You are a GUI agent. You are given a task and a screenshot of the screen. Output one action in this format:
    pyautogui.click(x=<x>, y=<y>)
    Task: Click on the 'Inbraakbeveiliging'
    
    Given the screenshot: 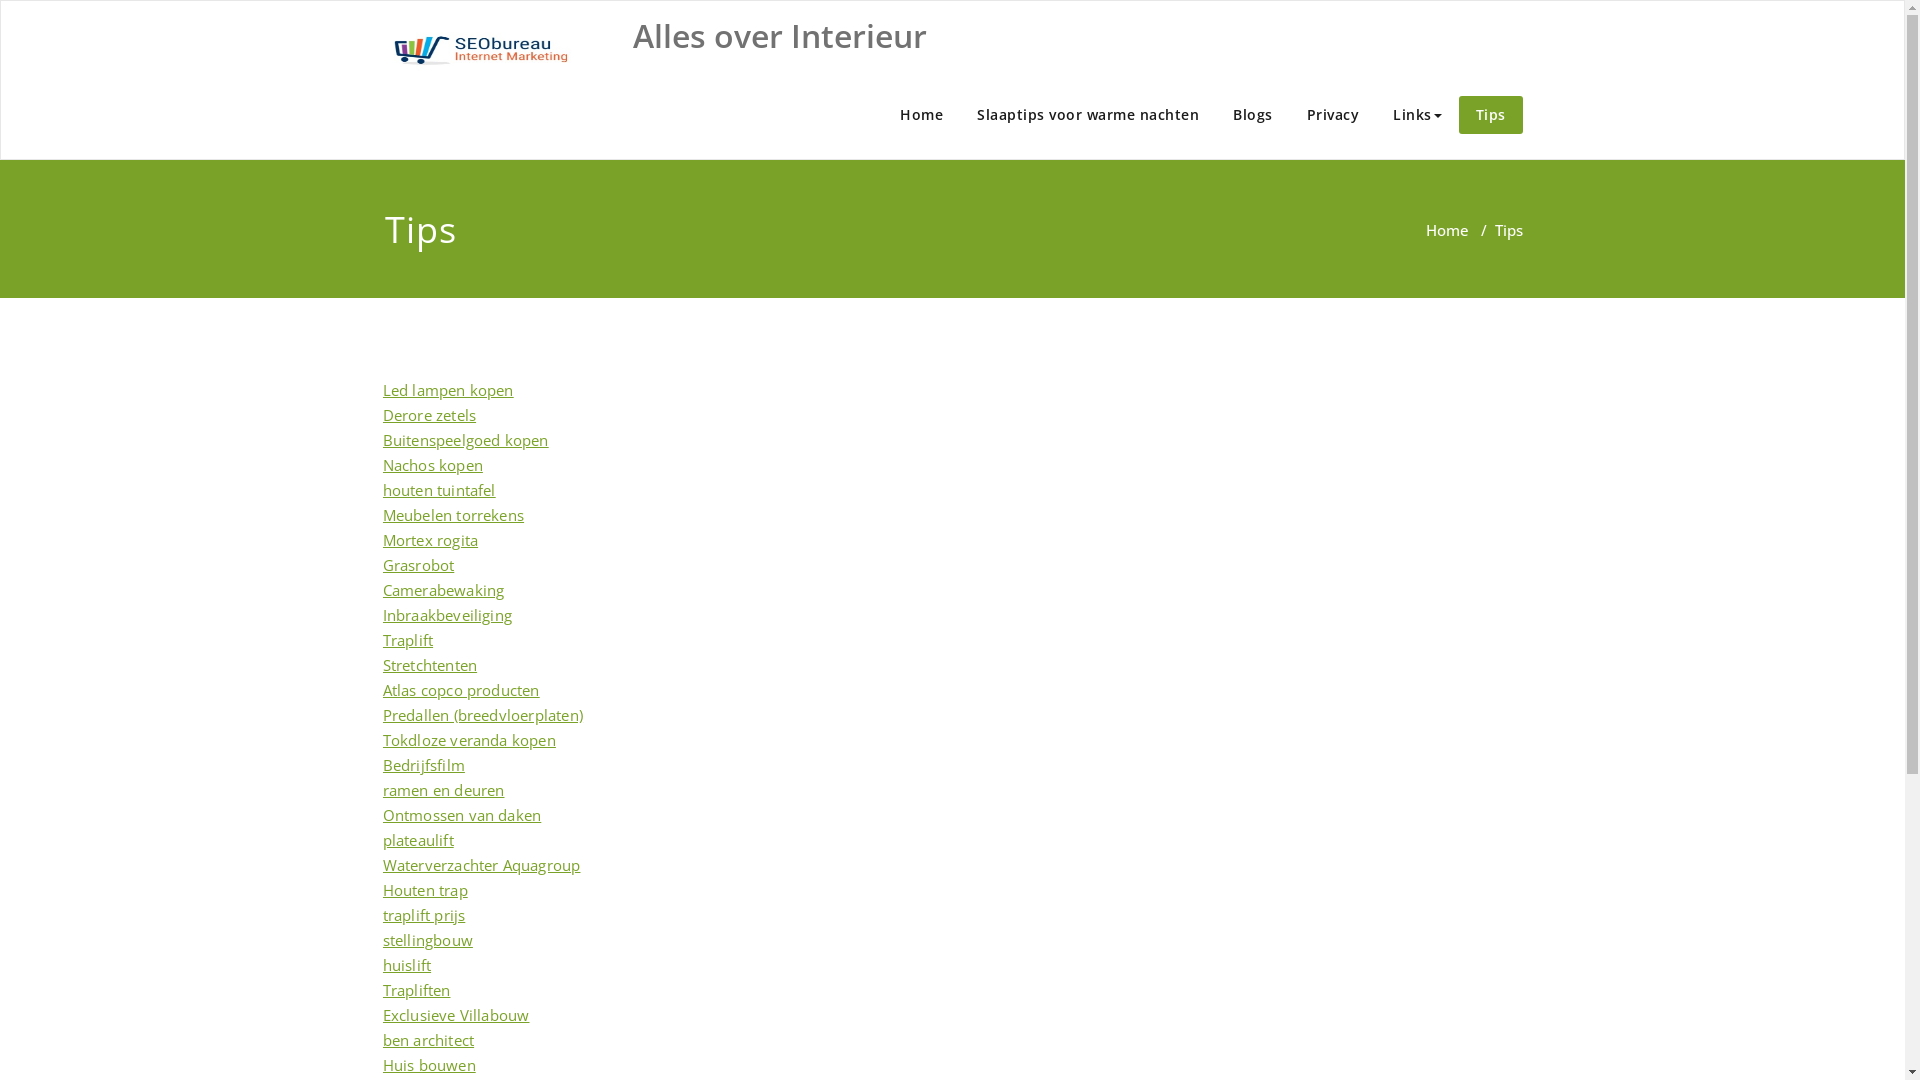 What is the action you would take?
    pyautogui.click(x=445, y=613)
    